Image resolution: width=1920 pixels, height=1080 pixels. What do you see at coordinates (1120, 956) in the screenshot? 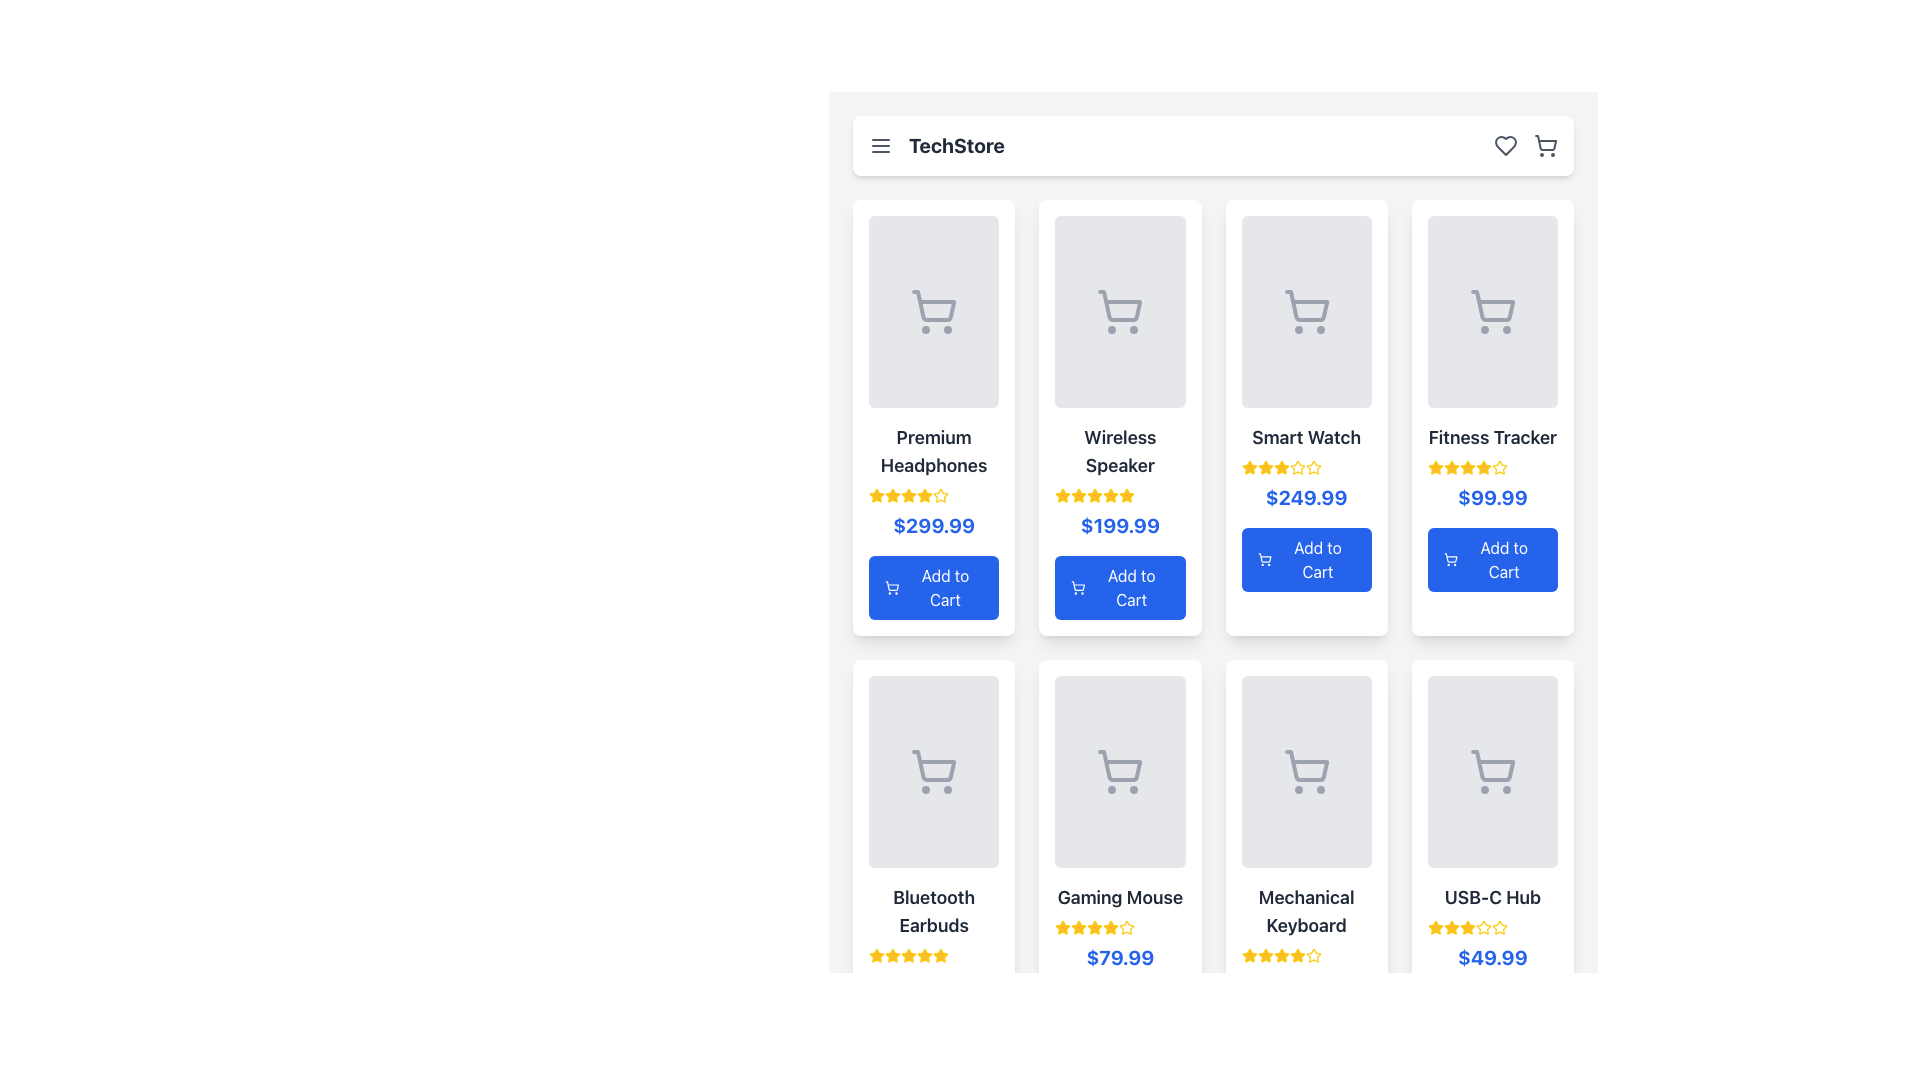
I see `the static text displaying the price of the product labeled 'Gaming Mouse', located between the product name and the 'Add to Cart' button` at bounding box center [1120, 956].